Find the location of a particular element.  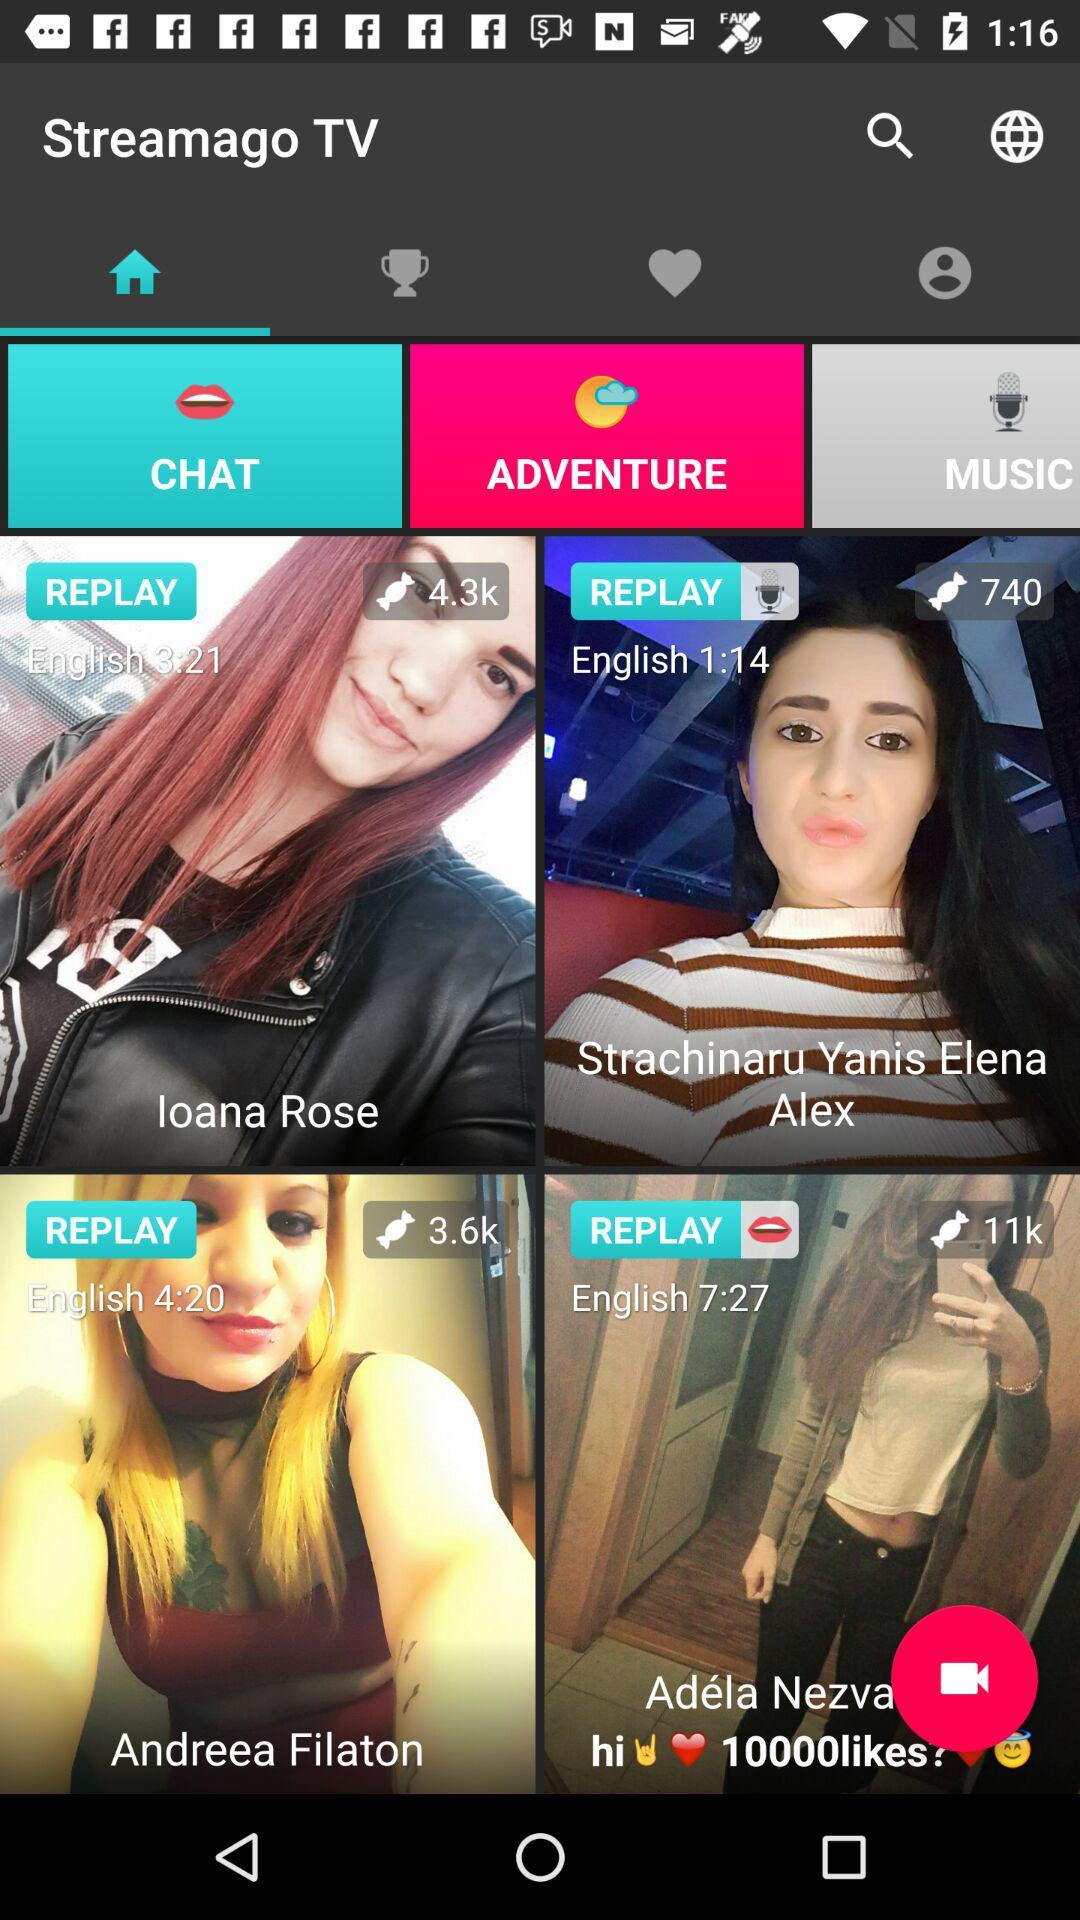

start video chat option is located at coordinates (963, 1678).